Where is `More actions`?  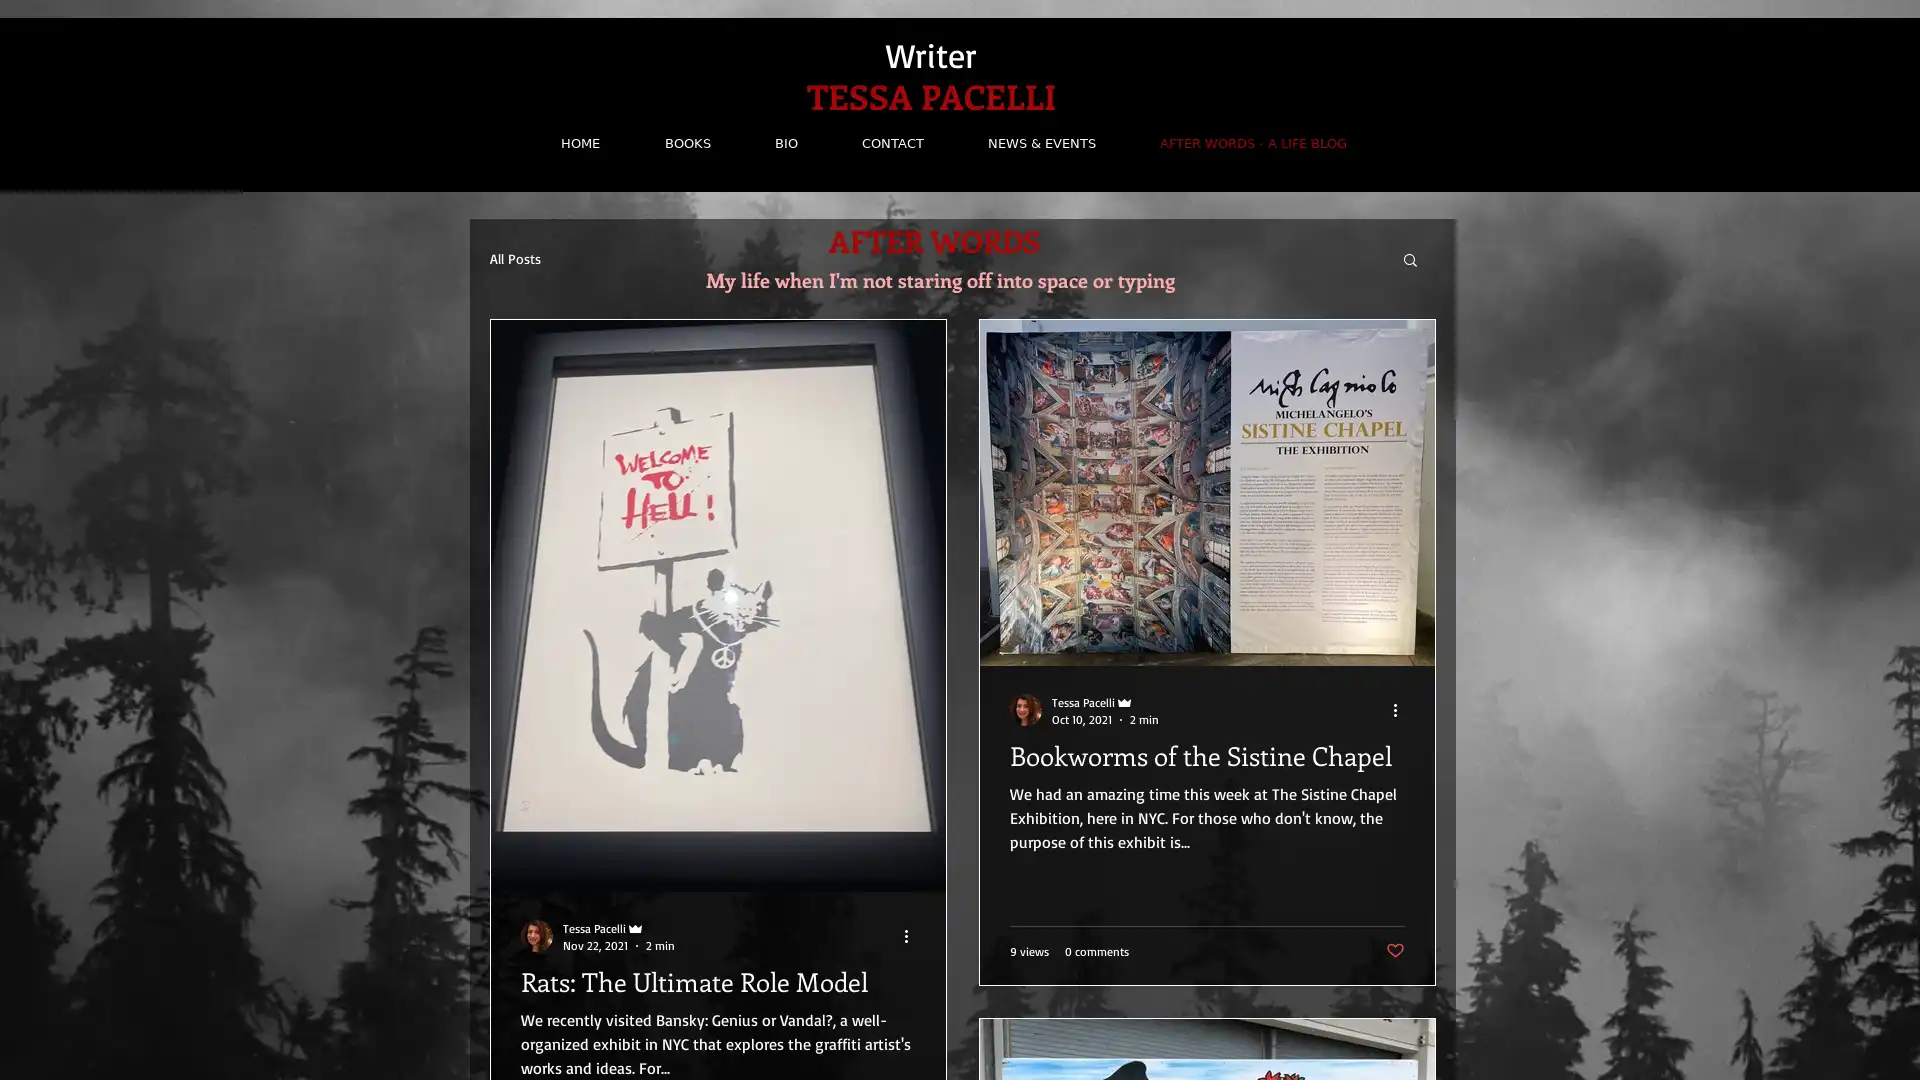 More actions is located at coordinates (911, 935).